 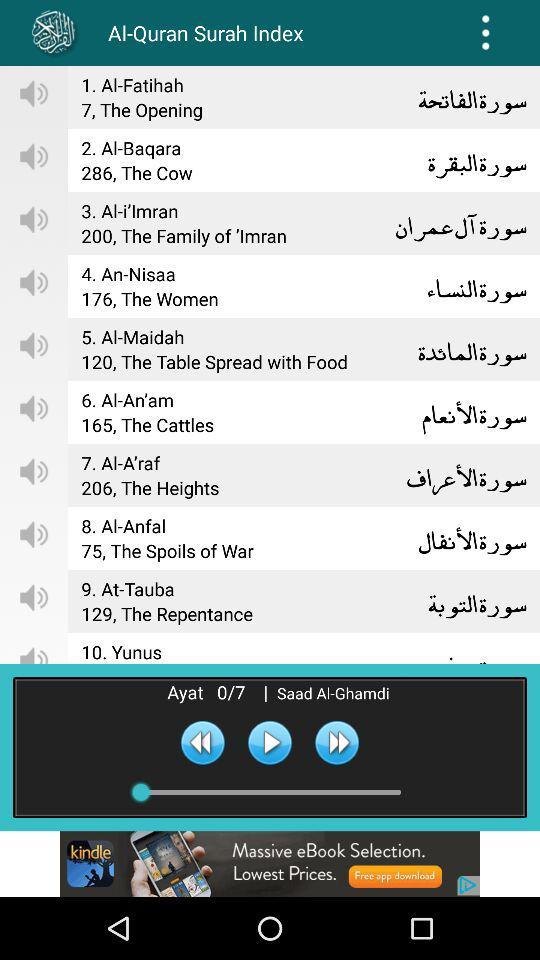 I want to click on advertisement, so click(x=270, y=863).